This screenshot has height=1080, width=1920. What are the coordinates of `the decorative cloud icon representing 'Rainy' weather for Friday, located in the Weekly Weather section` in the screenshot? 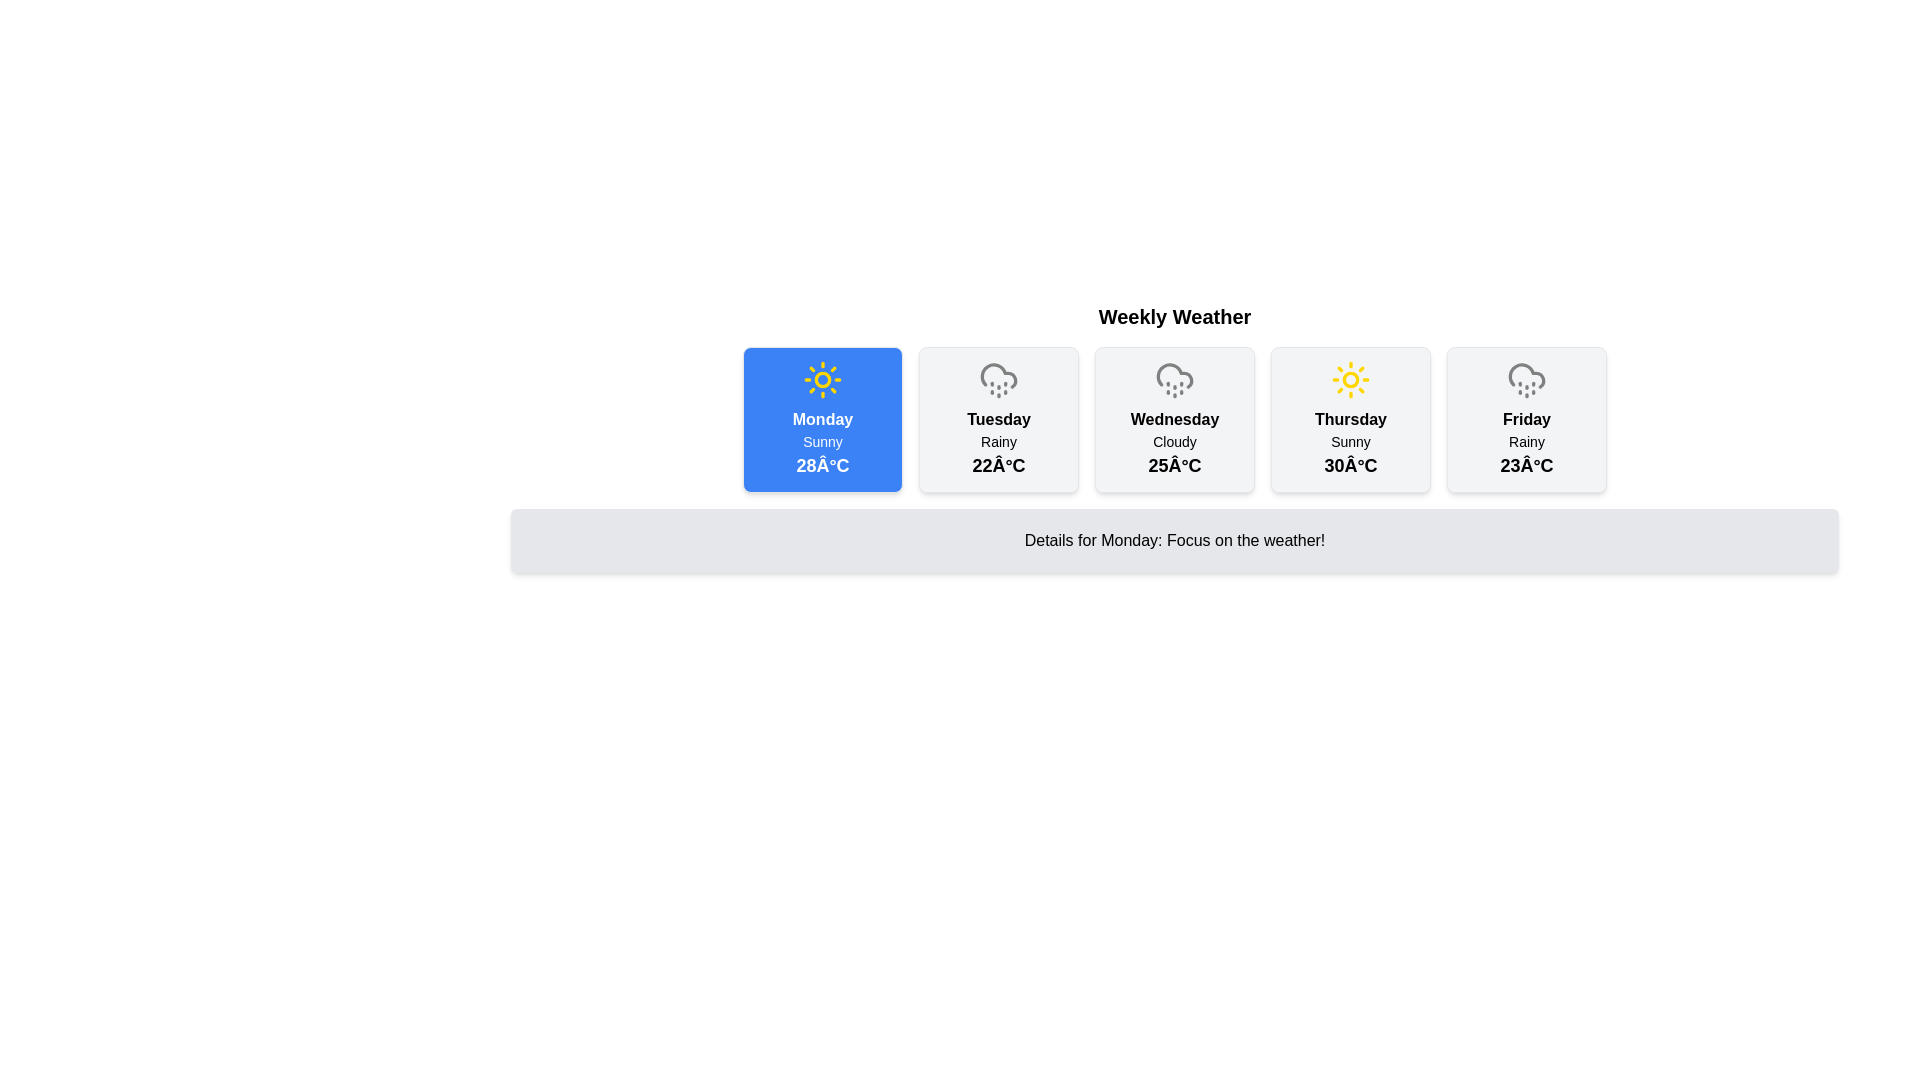 It's located at (1525, 376).